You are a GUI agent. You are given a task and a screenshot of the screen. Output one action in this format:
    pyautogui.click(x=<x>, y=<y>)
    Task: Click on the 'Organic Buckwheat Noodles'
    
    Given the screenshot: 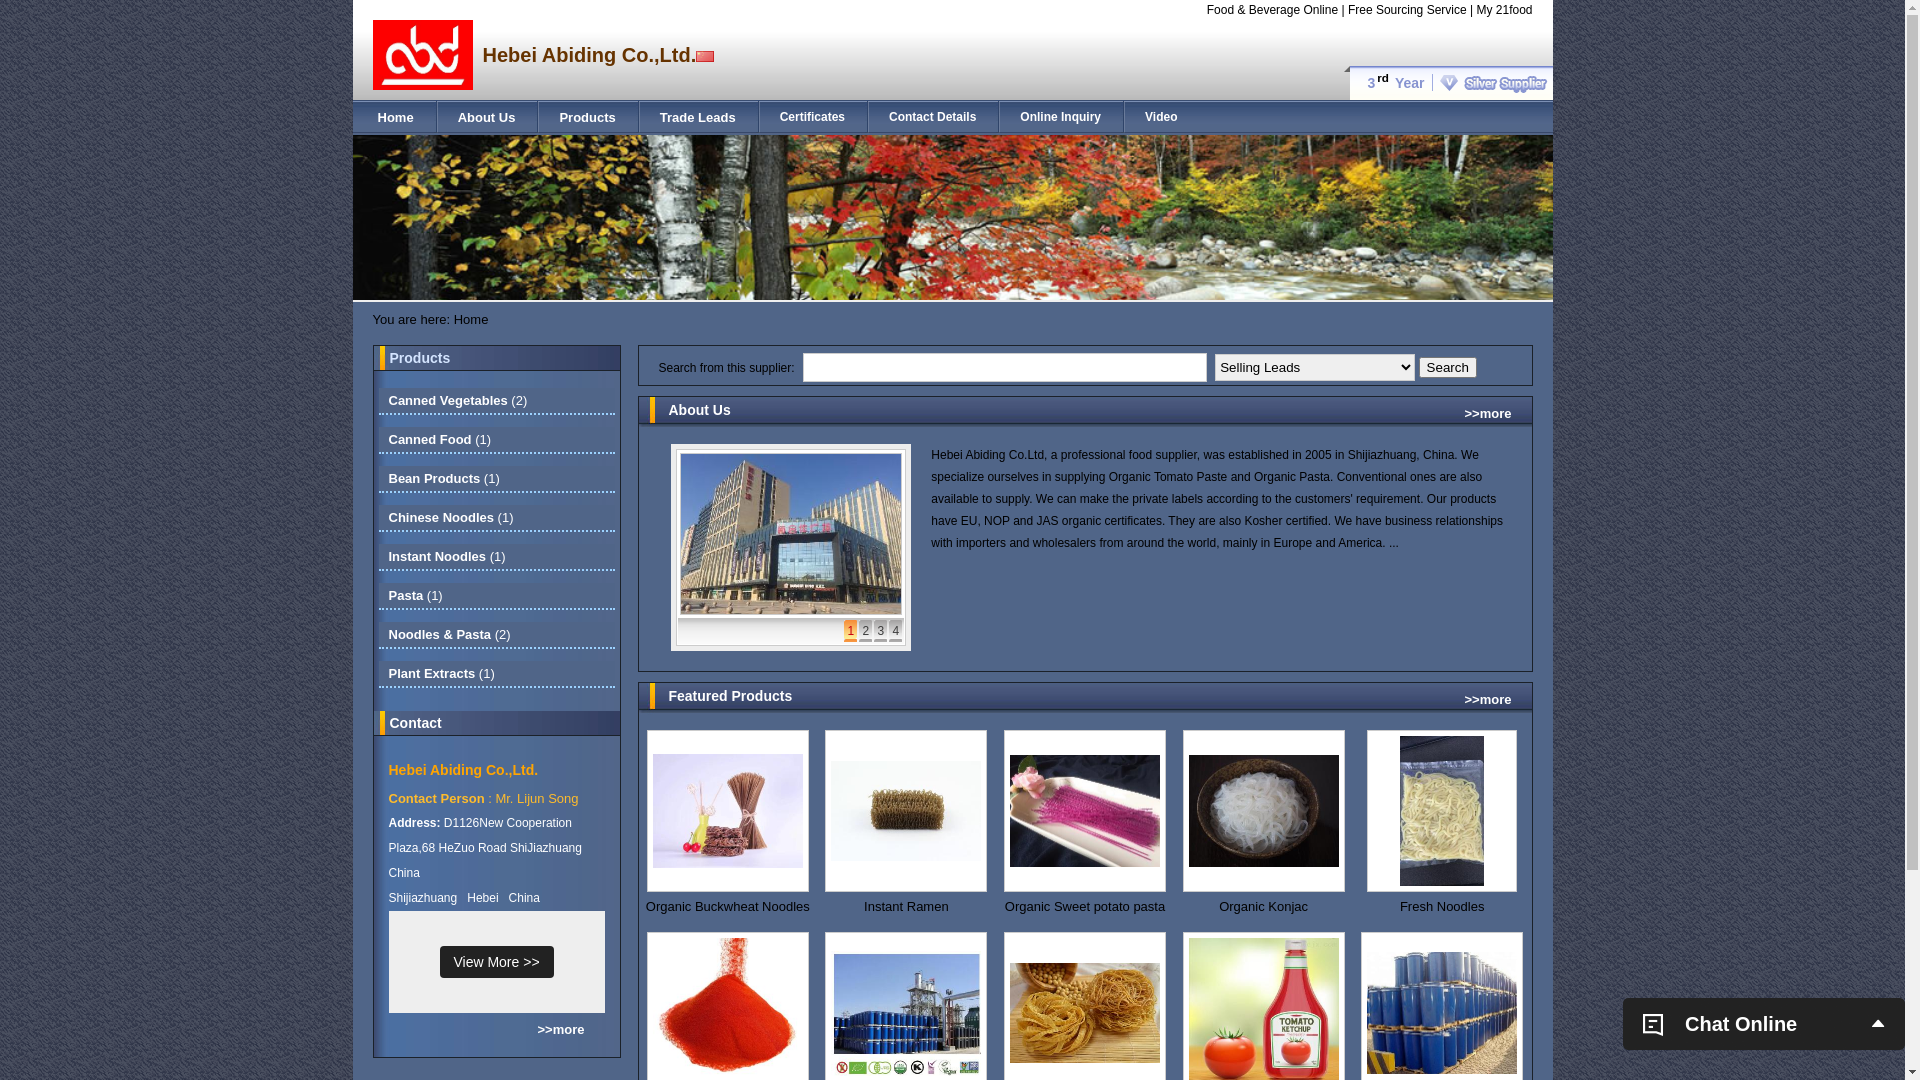 What is the action you would take?
    pyautogui.click(x=727, y=906)
    